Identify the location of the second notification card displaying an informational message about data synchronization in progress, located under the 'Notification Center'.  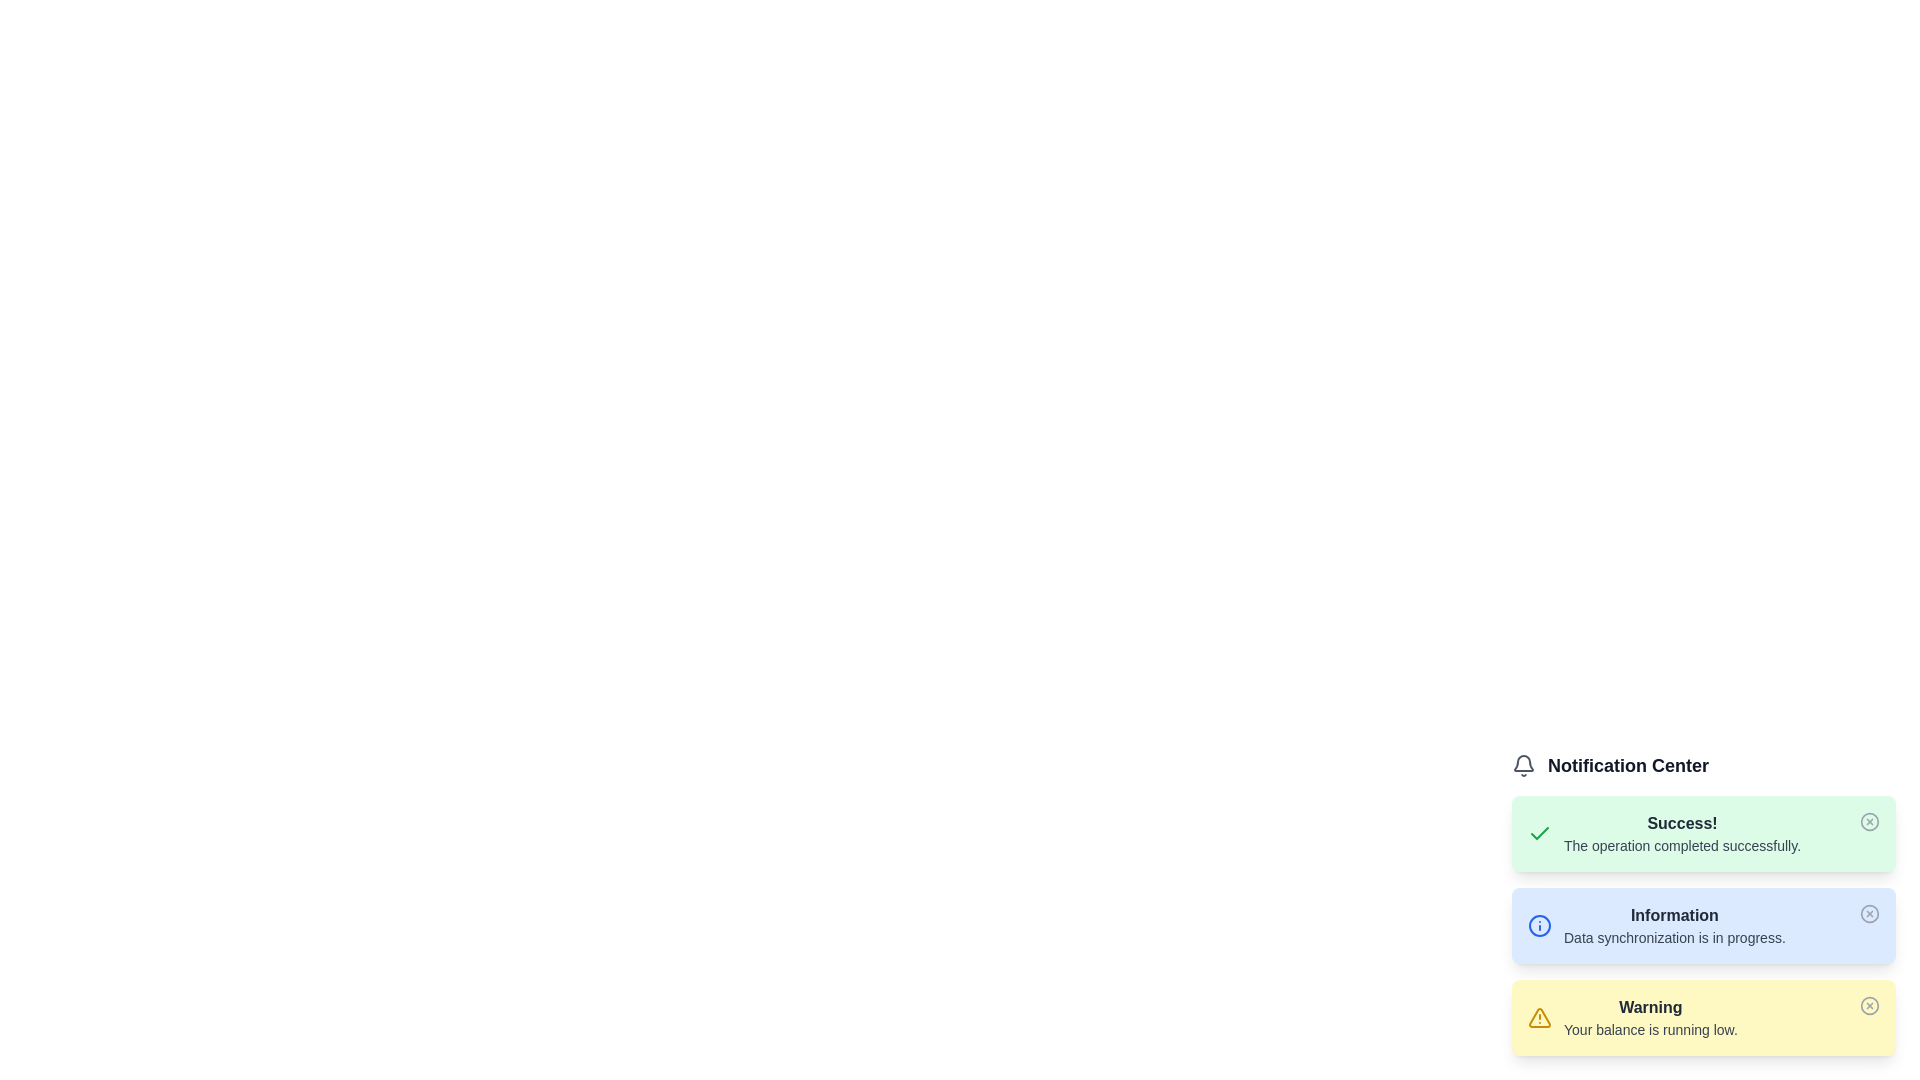
(1656, 925).